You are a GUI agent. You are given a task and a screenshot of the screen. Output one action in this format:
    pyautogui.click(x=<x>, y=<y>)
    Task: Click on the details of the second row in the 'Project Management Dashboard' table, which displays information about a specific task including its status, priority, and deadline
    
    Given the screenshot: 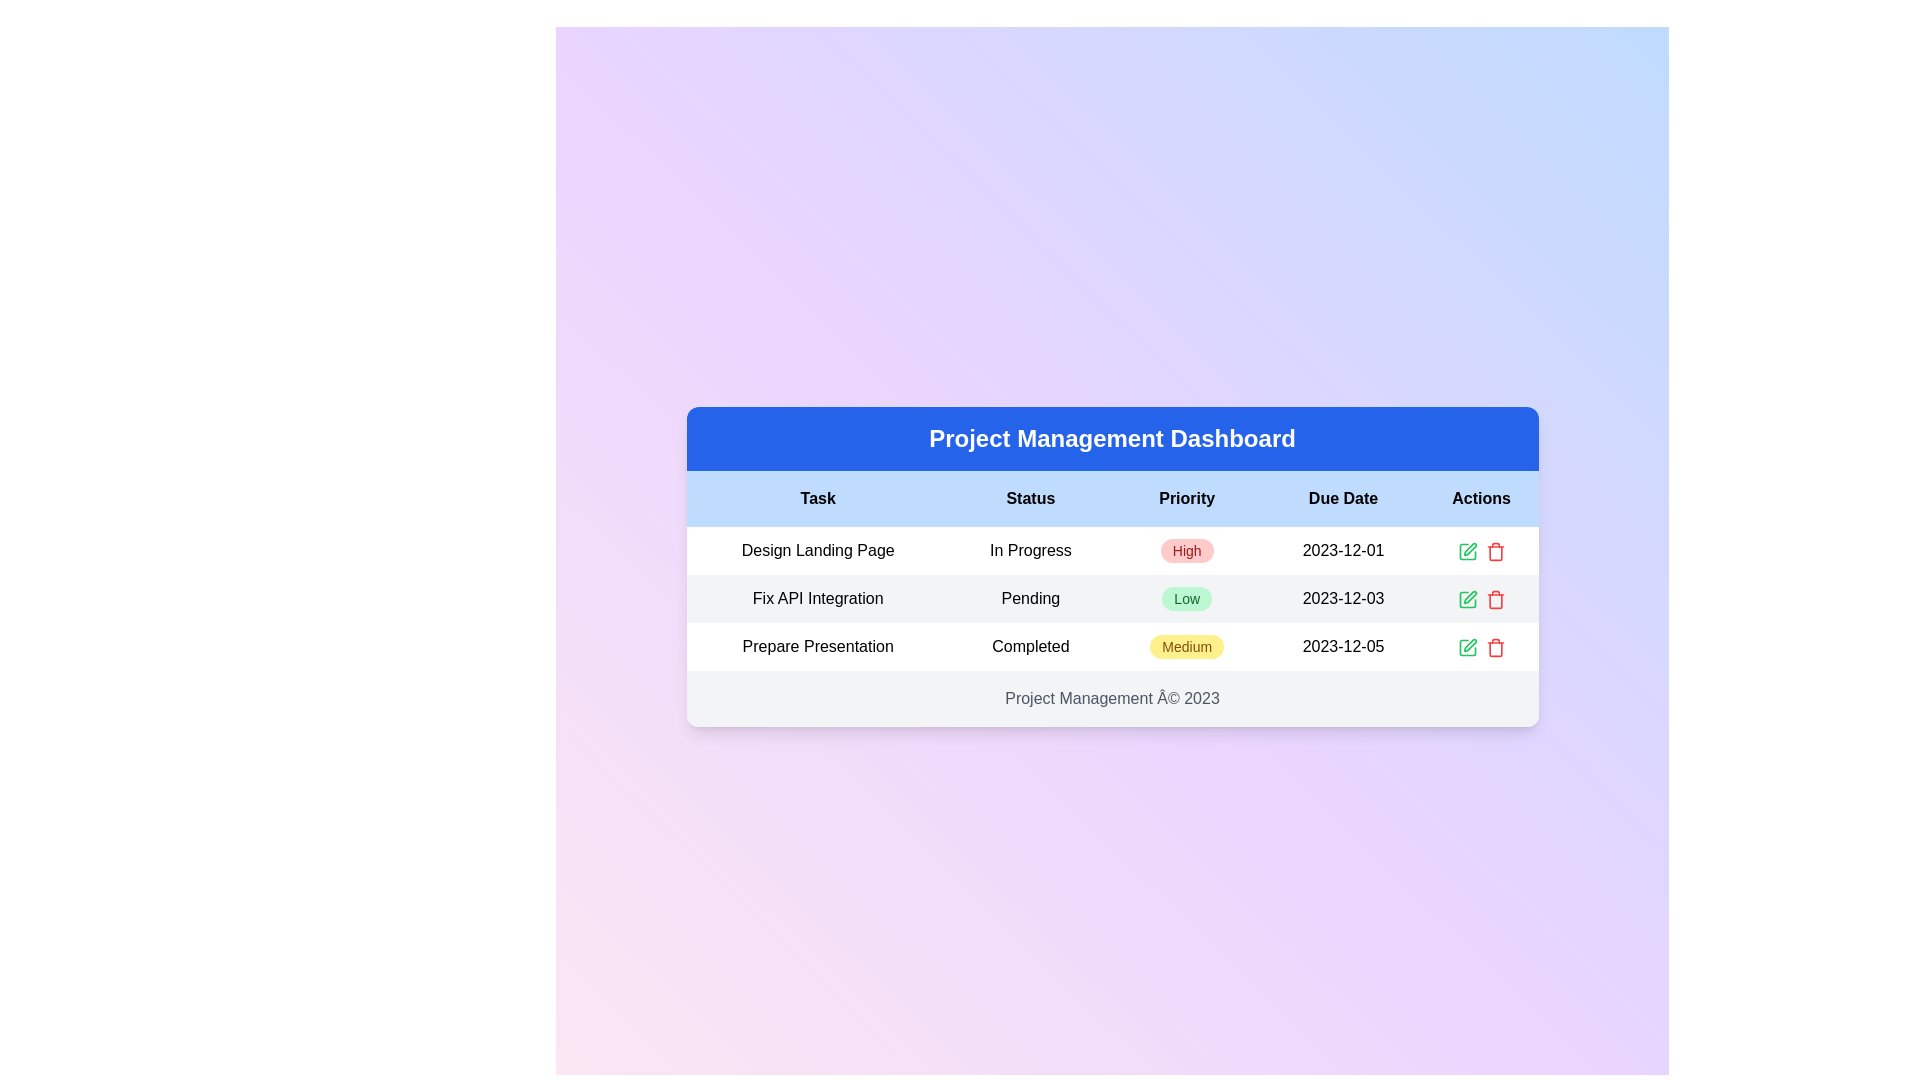 What is the action you would take?
    pyautogui.click(x=1111, y=597)
    